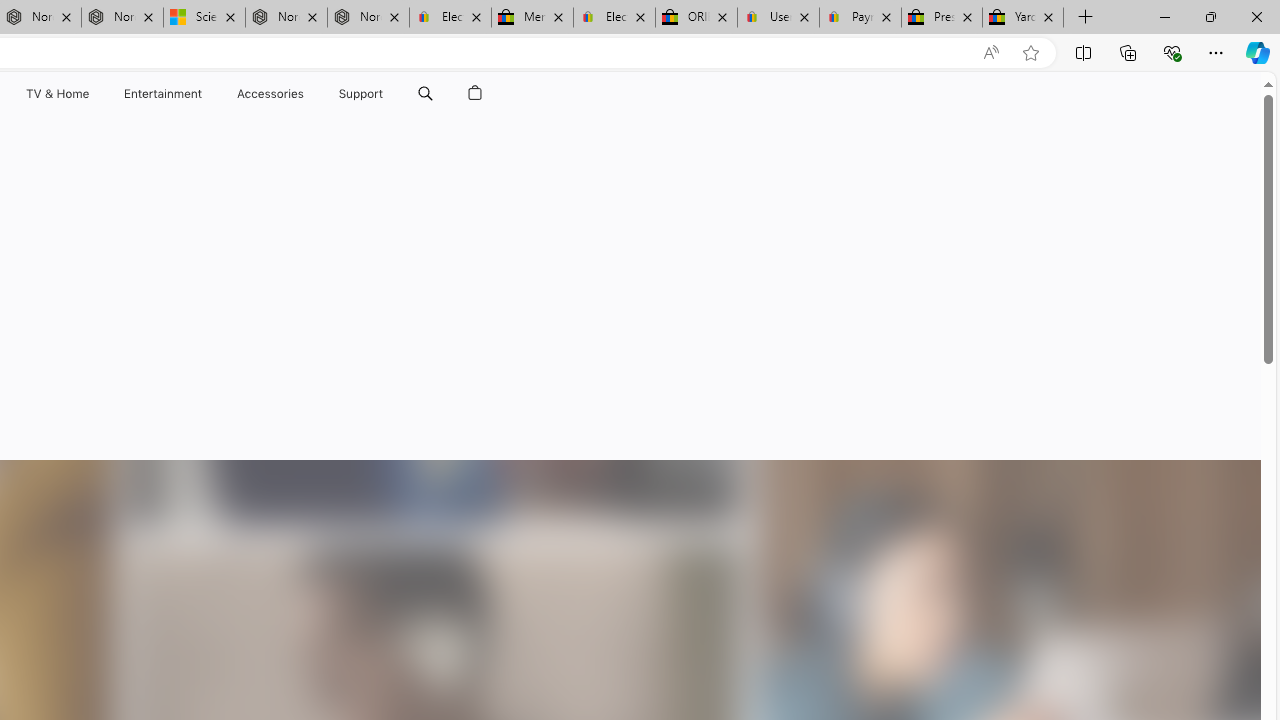 The height and width of the screenshot is (720, 1280). What do you see at coordinates (269, 93) in the screenshot?
I see `'Accessories'` at bounding box center [269, 93].